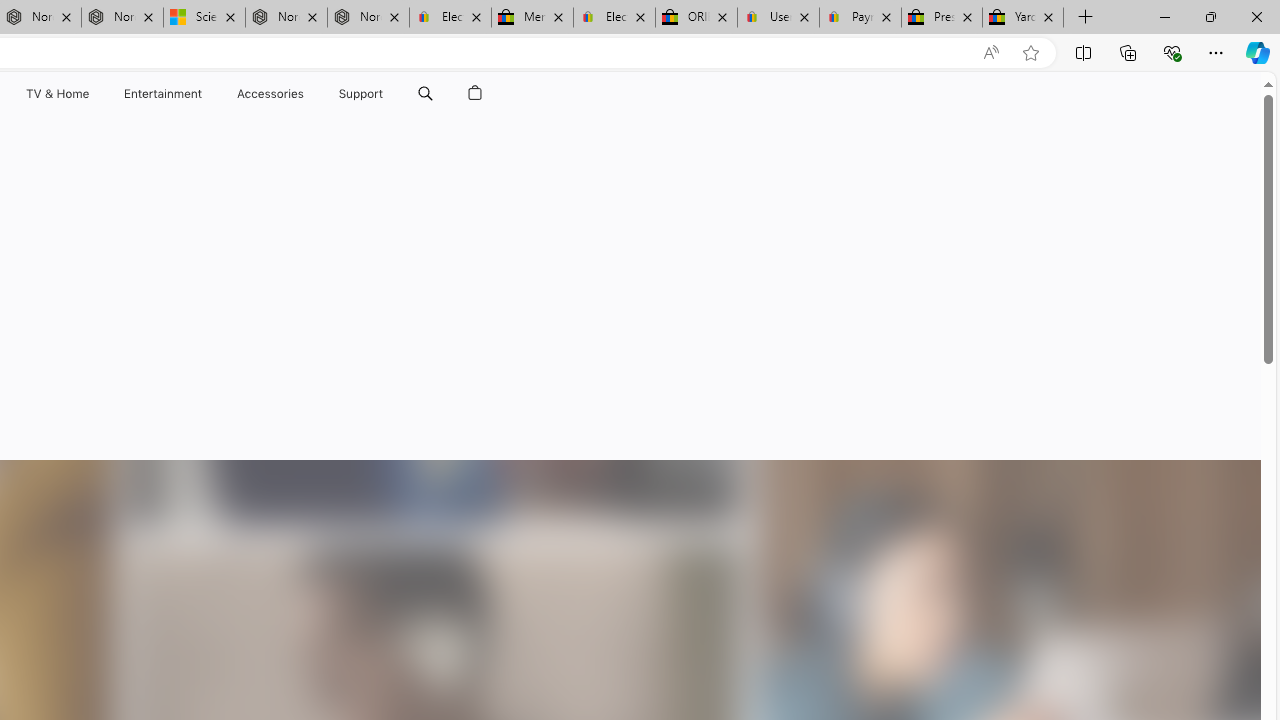 The height and width of the screenshot is (720, 1280). What do you see at coordinates (269, 93) in the screenshot?
I see `'Accessories'` at bounding box center [269, 93].